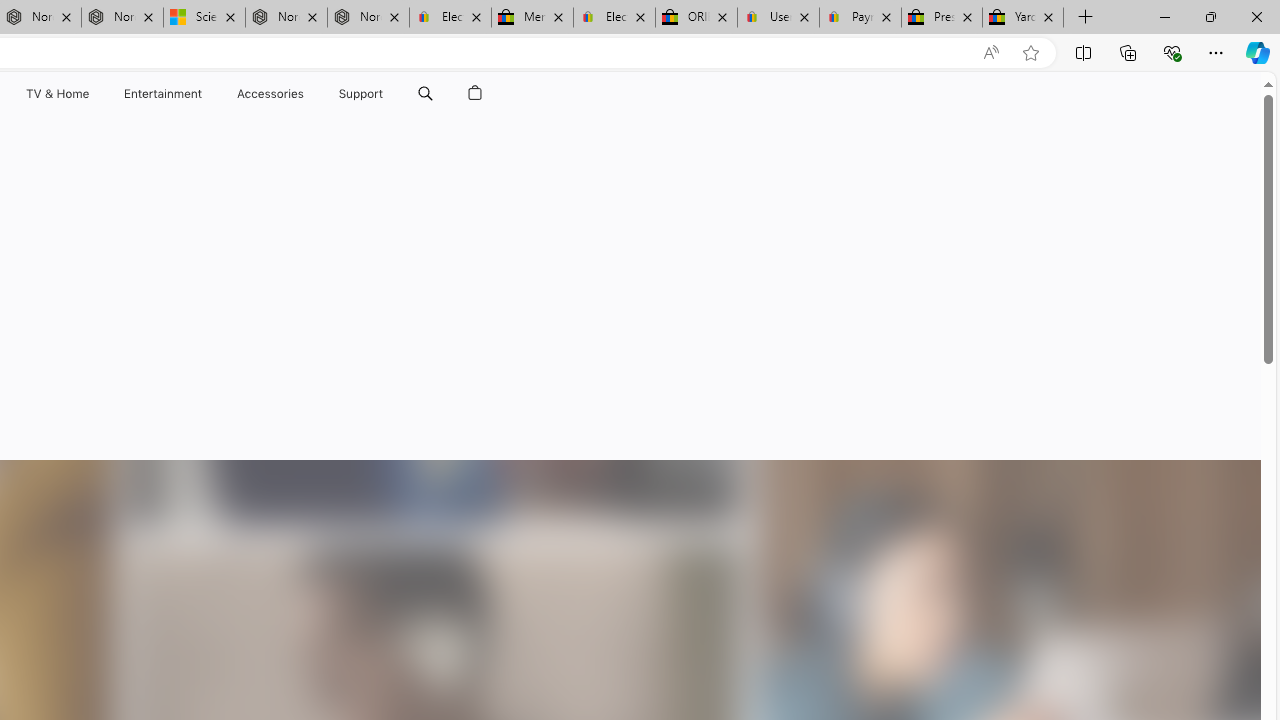 The height and width of the screenshot is (720, 1280). What do you see at coordinates (269, 93) in the screenshot?
I see `'Accessories'` at bounding box center [269, 93].